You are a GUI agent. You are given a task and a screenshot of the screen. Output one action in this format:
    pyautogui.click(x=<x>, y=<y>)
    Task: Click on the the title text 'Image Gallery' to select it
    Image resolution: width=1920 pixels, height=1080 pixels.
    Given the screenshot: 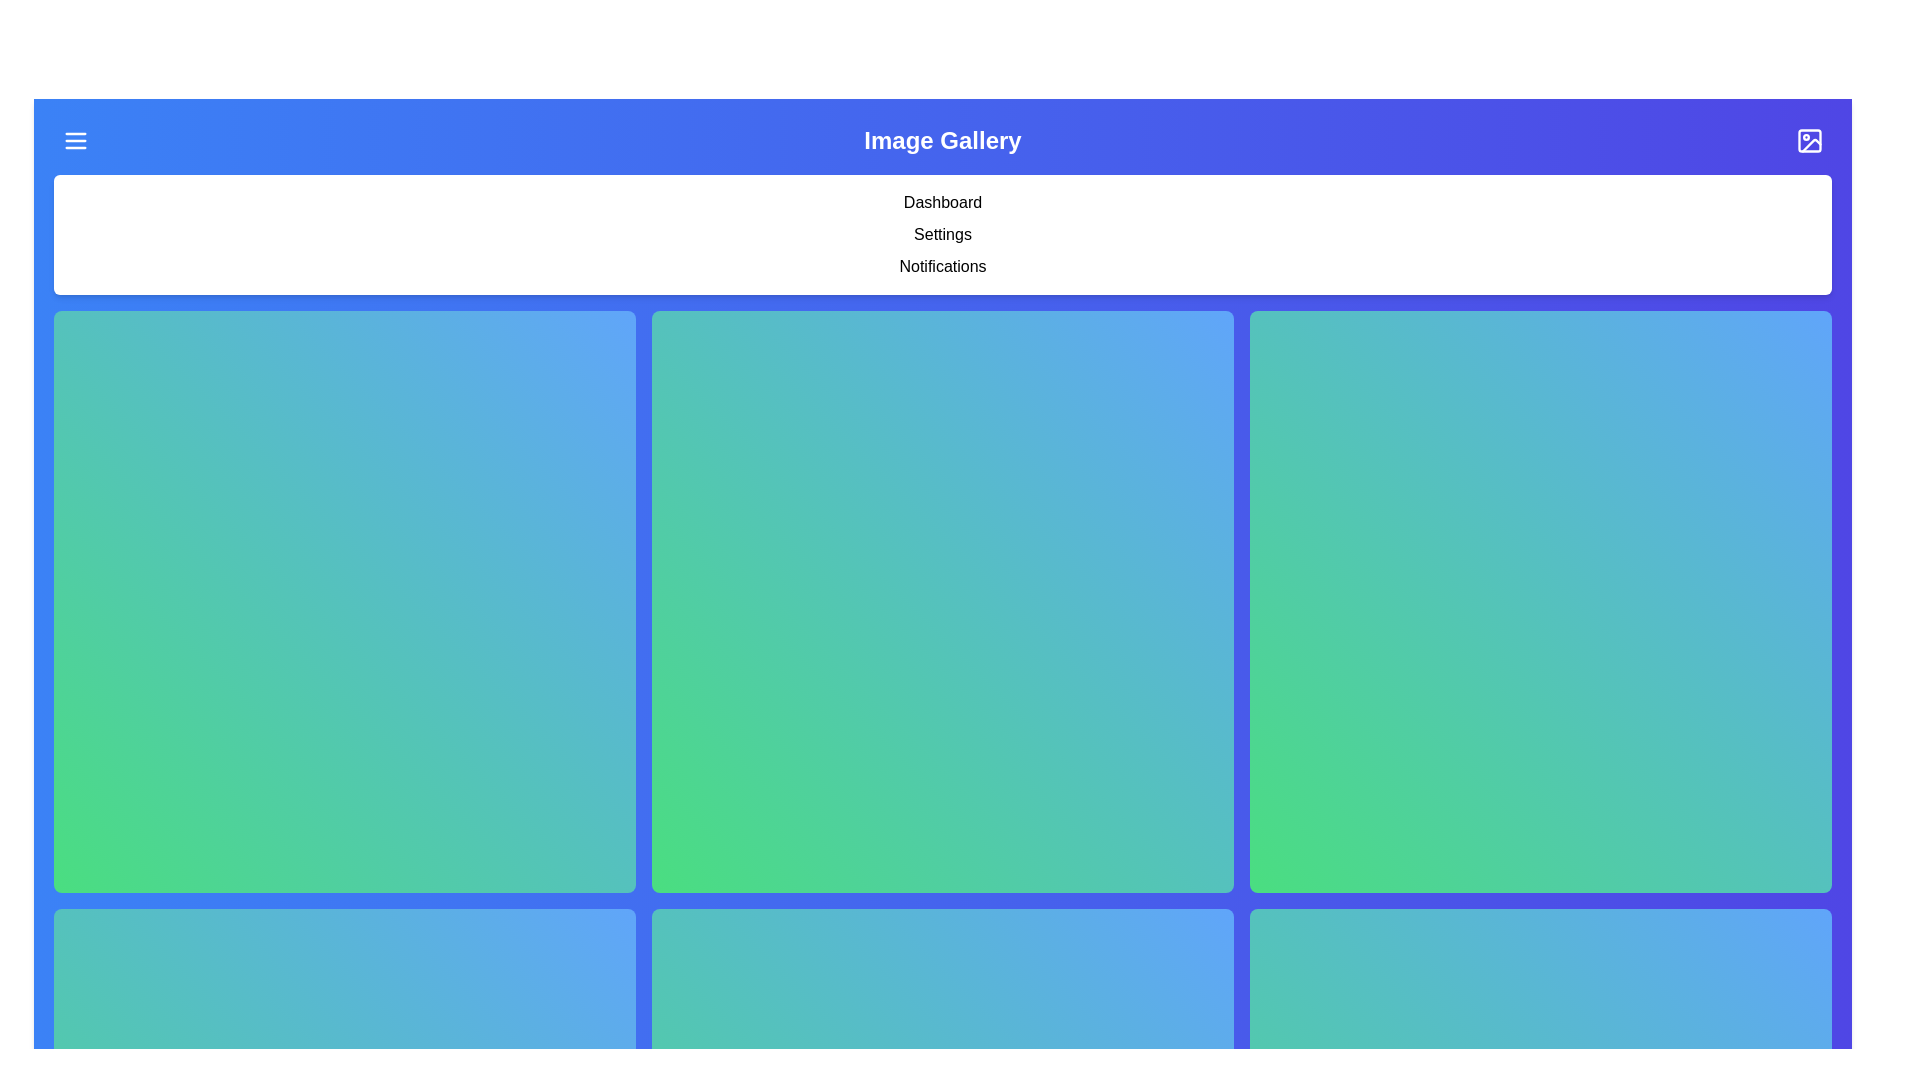 What is the action you would take?
    pyautogui.click(x=940, y=140)
    